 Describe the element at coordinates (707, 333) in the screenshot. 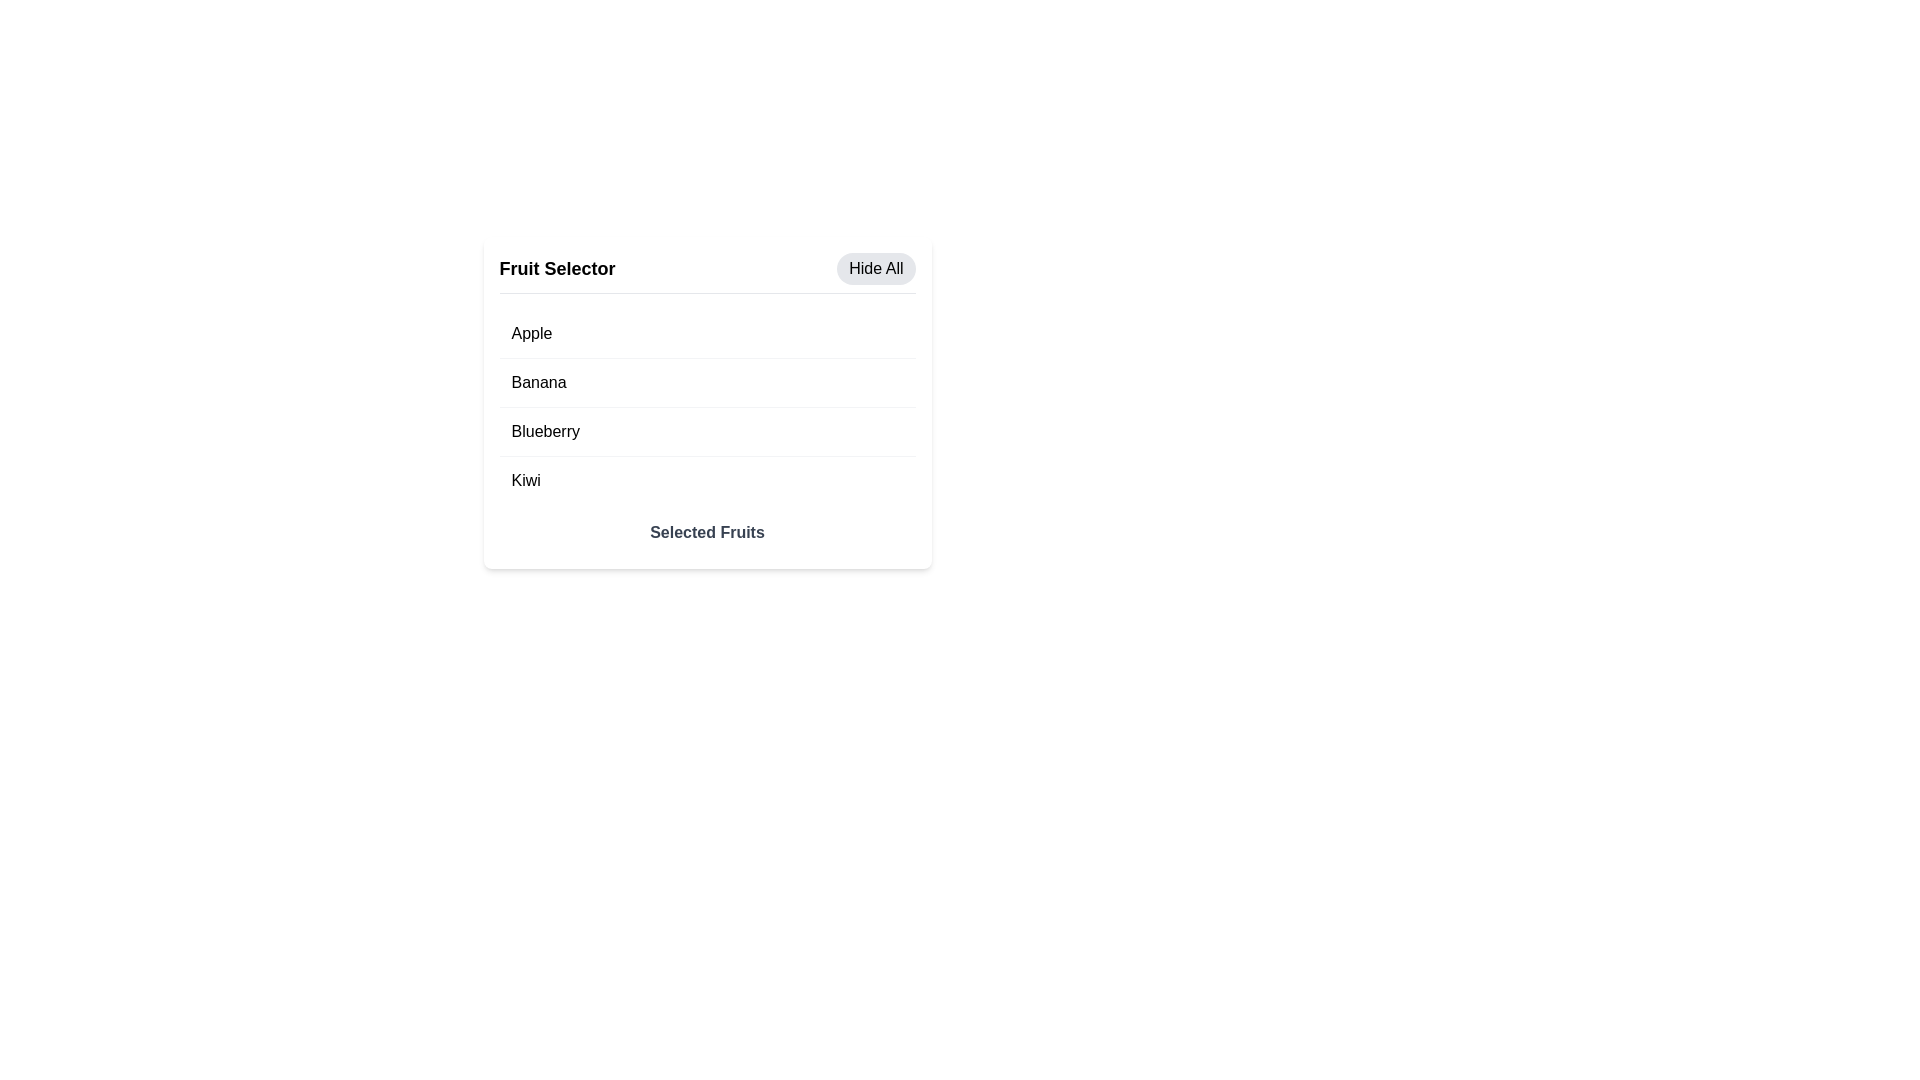

I see `the first item in the vertical list representing 'Apple'` at that location.